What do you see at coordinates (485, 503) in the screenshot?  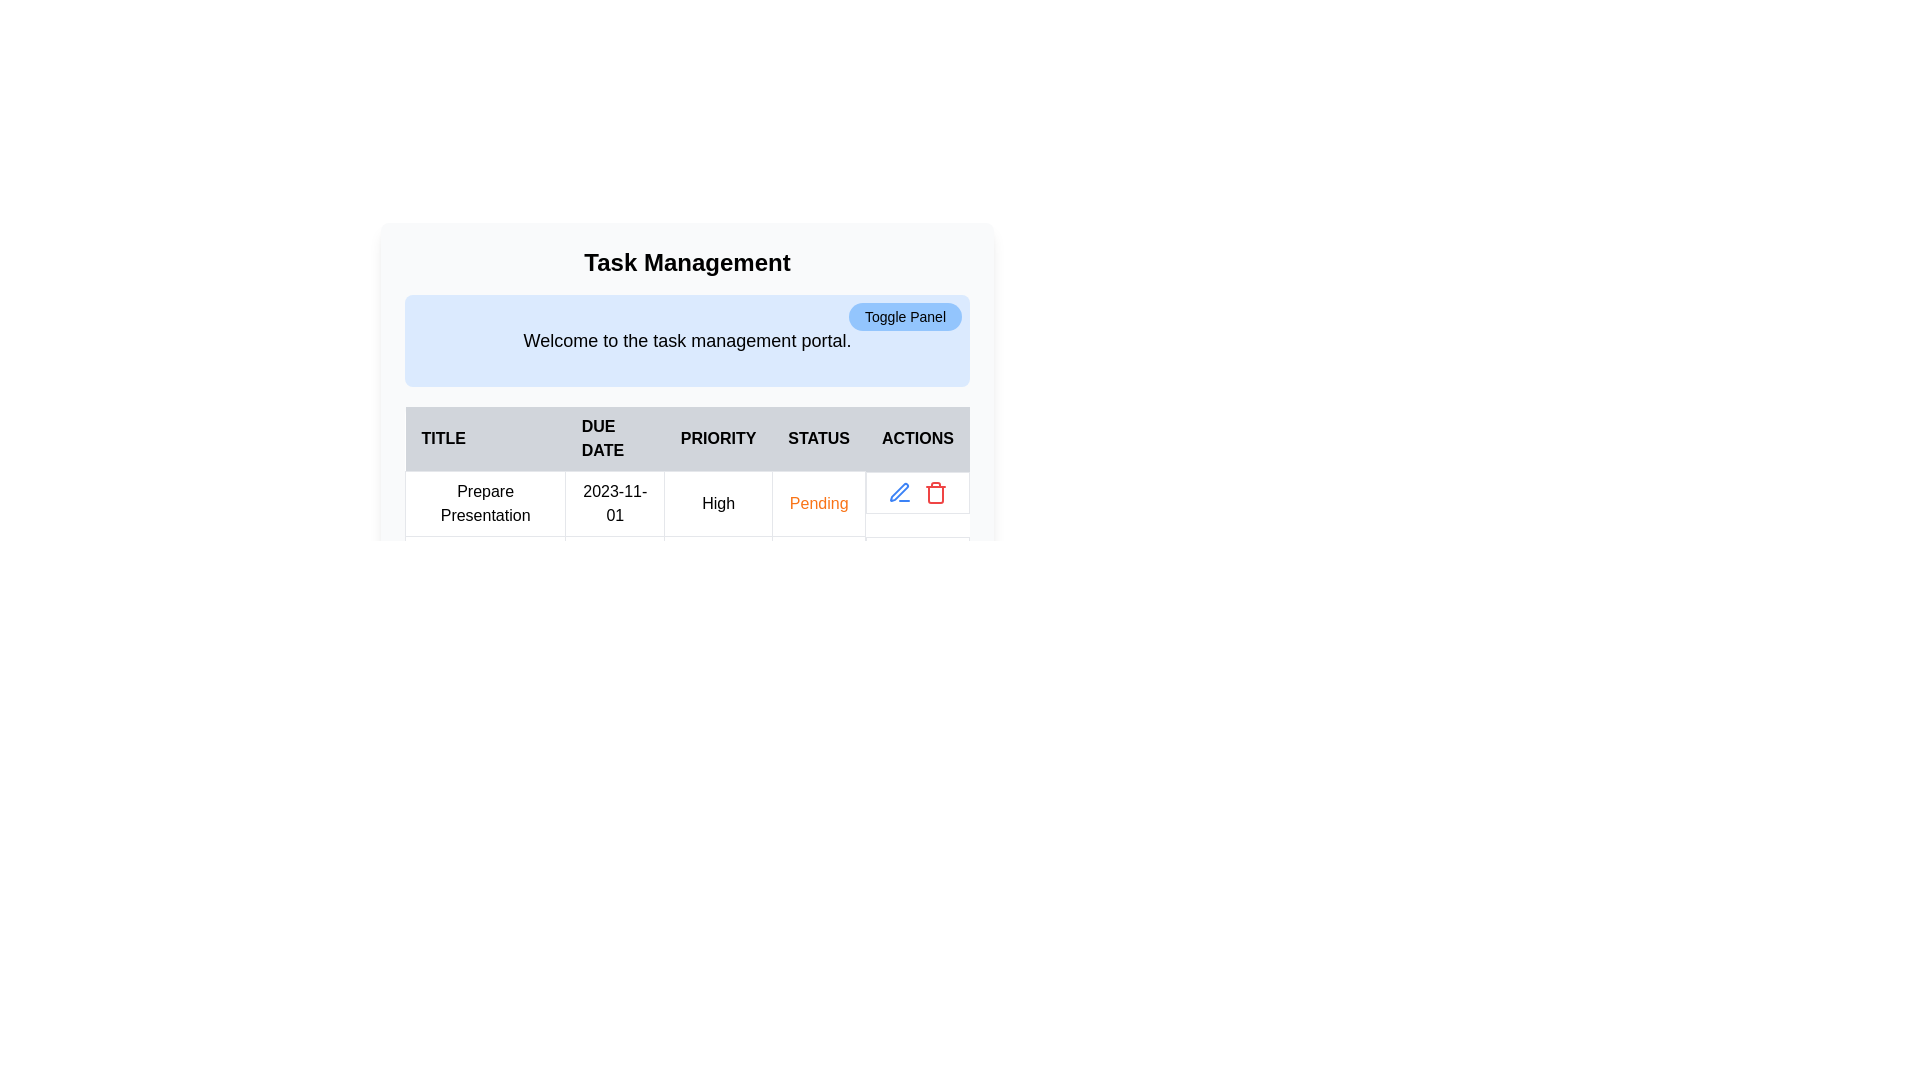 I see `the task title text label in the first column of the task management system's table, located under the 'TITLE' header` at bounding box center [485, 503].